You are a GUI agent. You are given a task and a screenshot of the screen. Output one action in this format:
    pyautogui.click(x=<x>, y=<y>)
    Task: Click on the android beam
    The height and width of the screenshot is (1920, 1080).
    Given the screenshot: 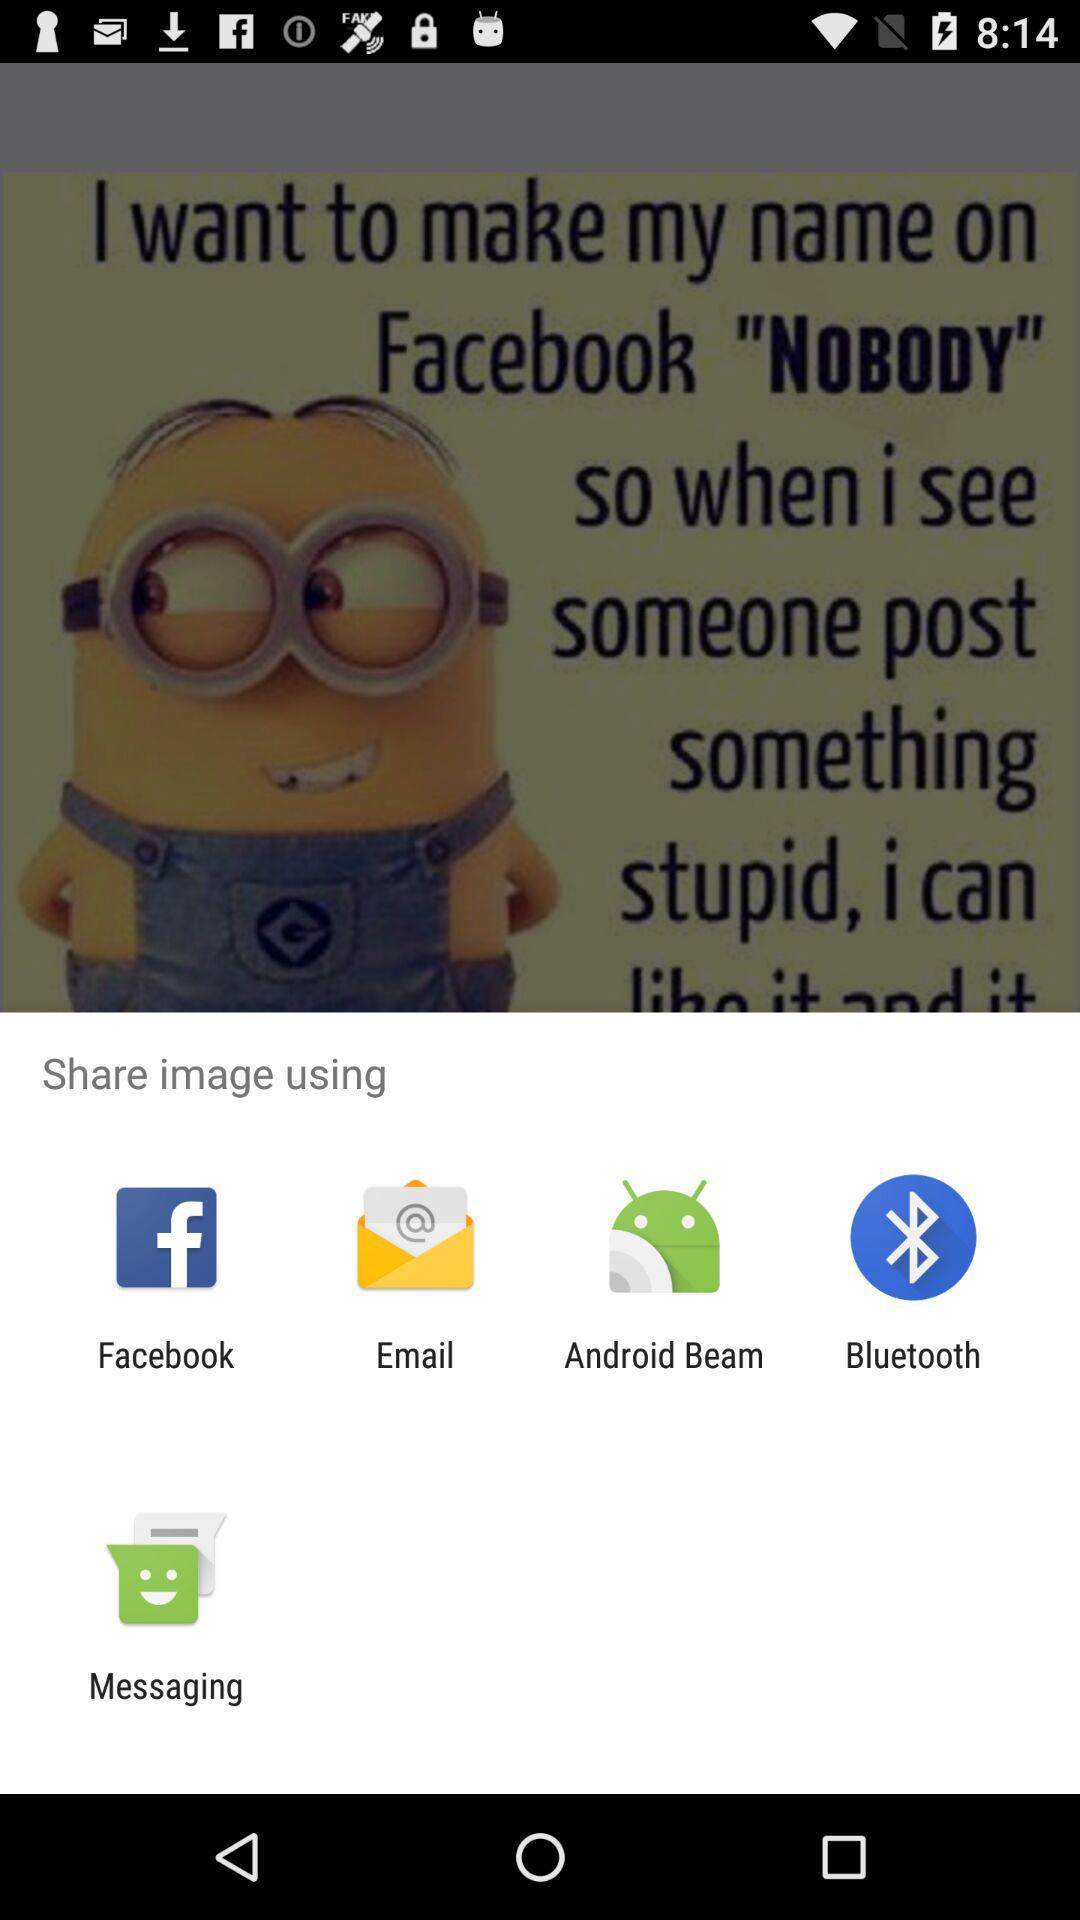 What is the action you would take?
    pyautogui.click(x=664, y=1374)
    